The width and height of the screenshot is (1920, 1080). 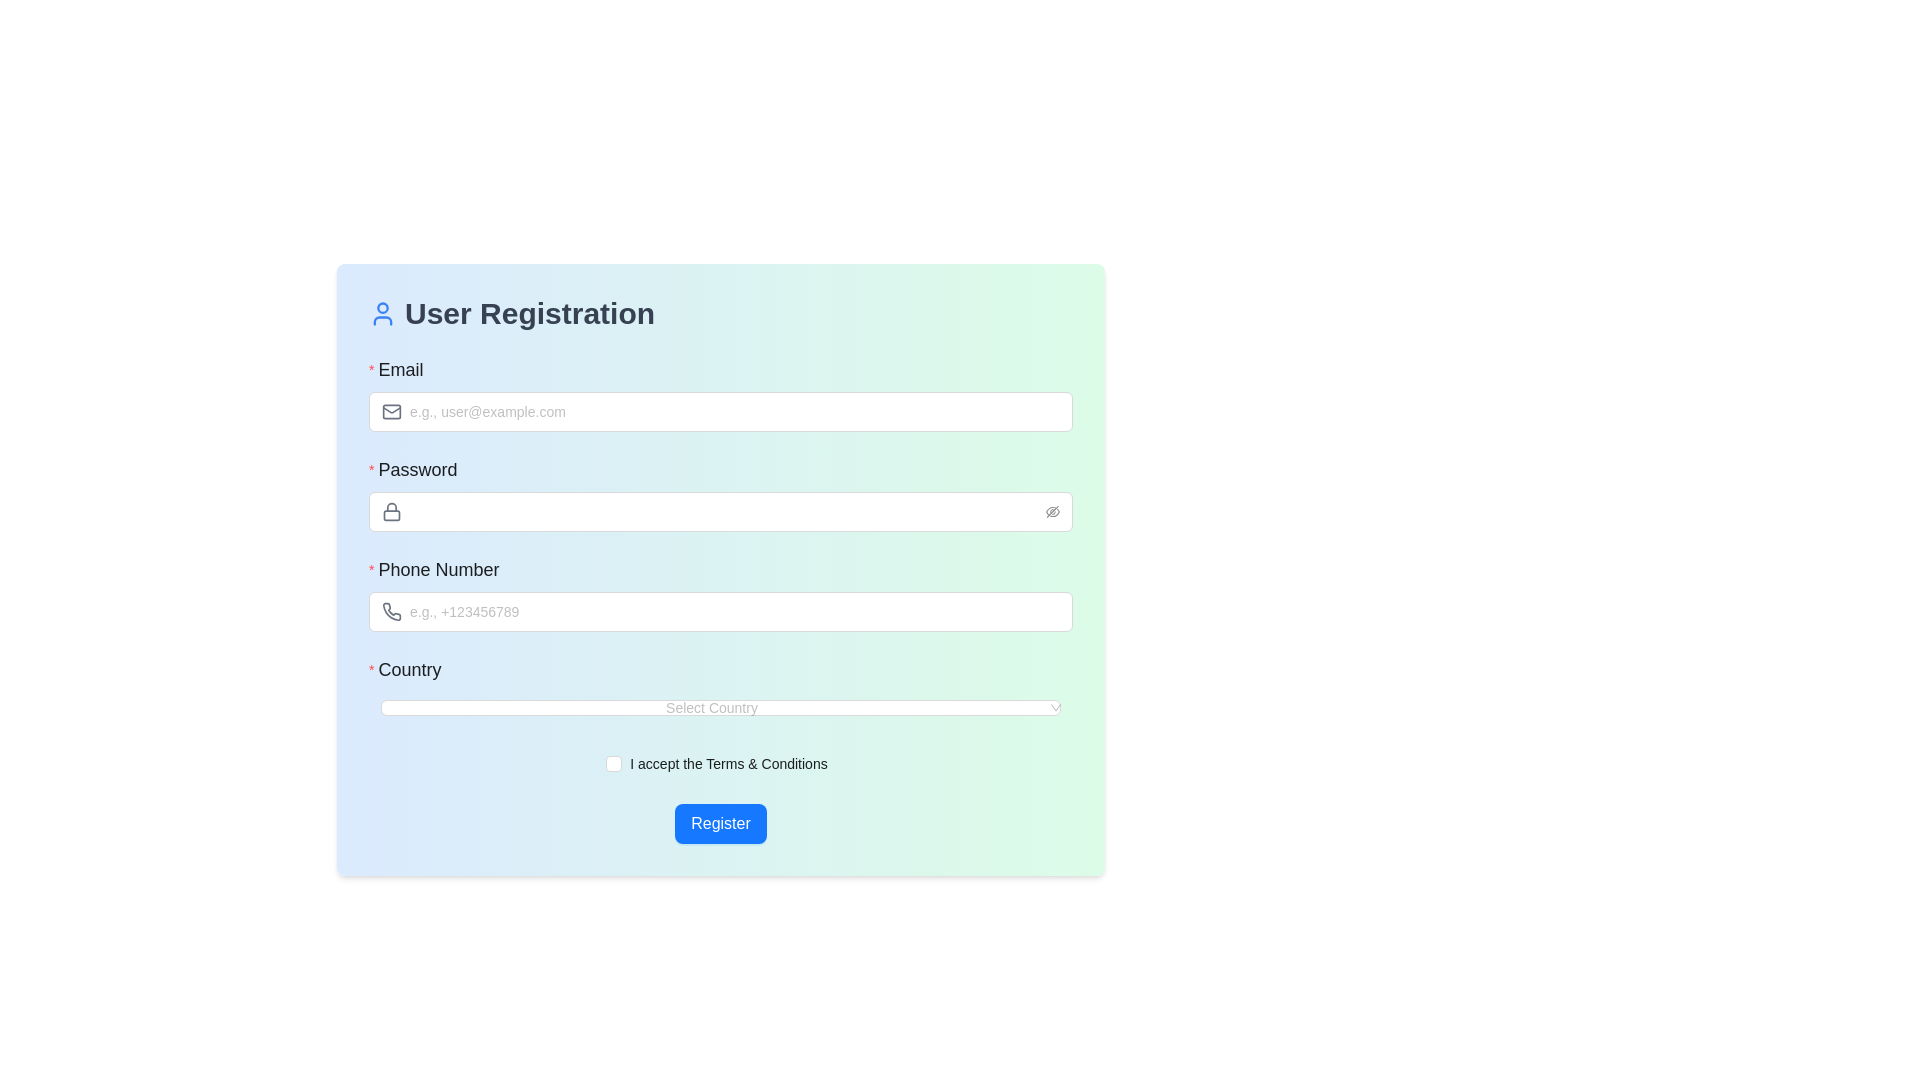 What do you see at coordinates (720, 763) in the screenshot?
I see `the checkbox labeled 'I accept the Terms & Conditions'` at bounding box center [720, 763].